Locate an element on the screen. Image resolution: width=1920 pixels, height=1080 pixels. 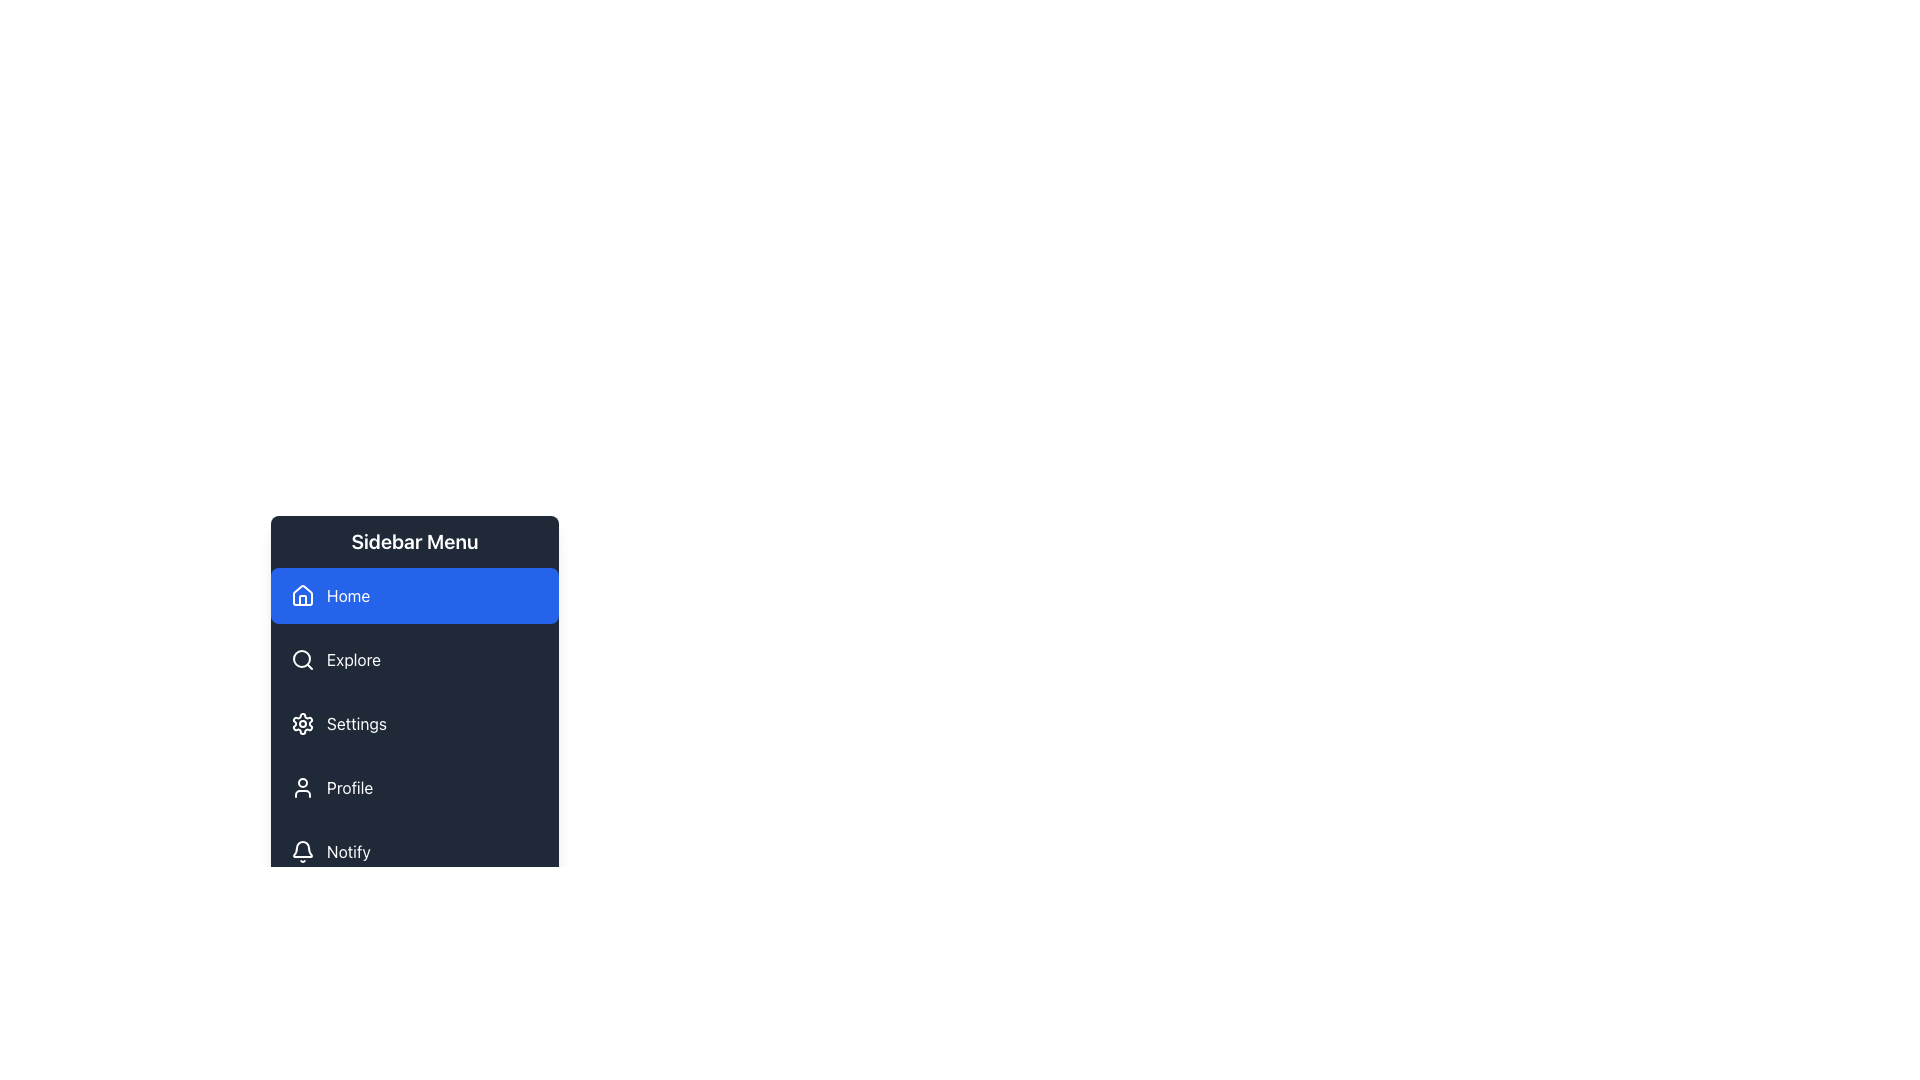
the third button in the vertical sidebar menu, which navigates to 'Settings' is located at coordinates (413, 724).